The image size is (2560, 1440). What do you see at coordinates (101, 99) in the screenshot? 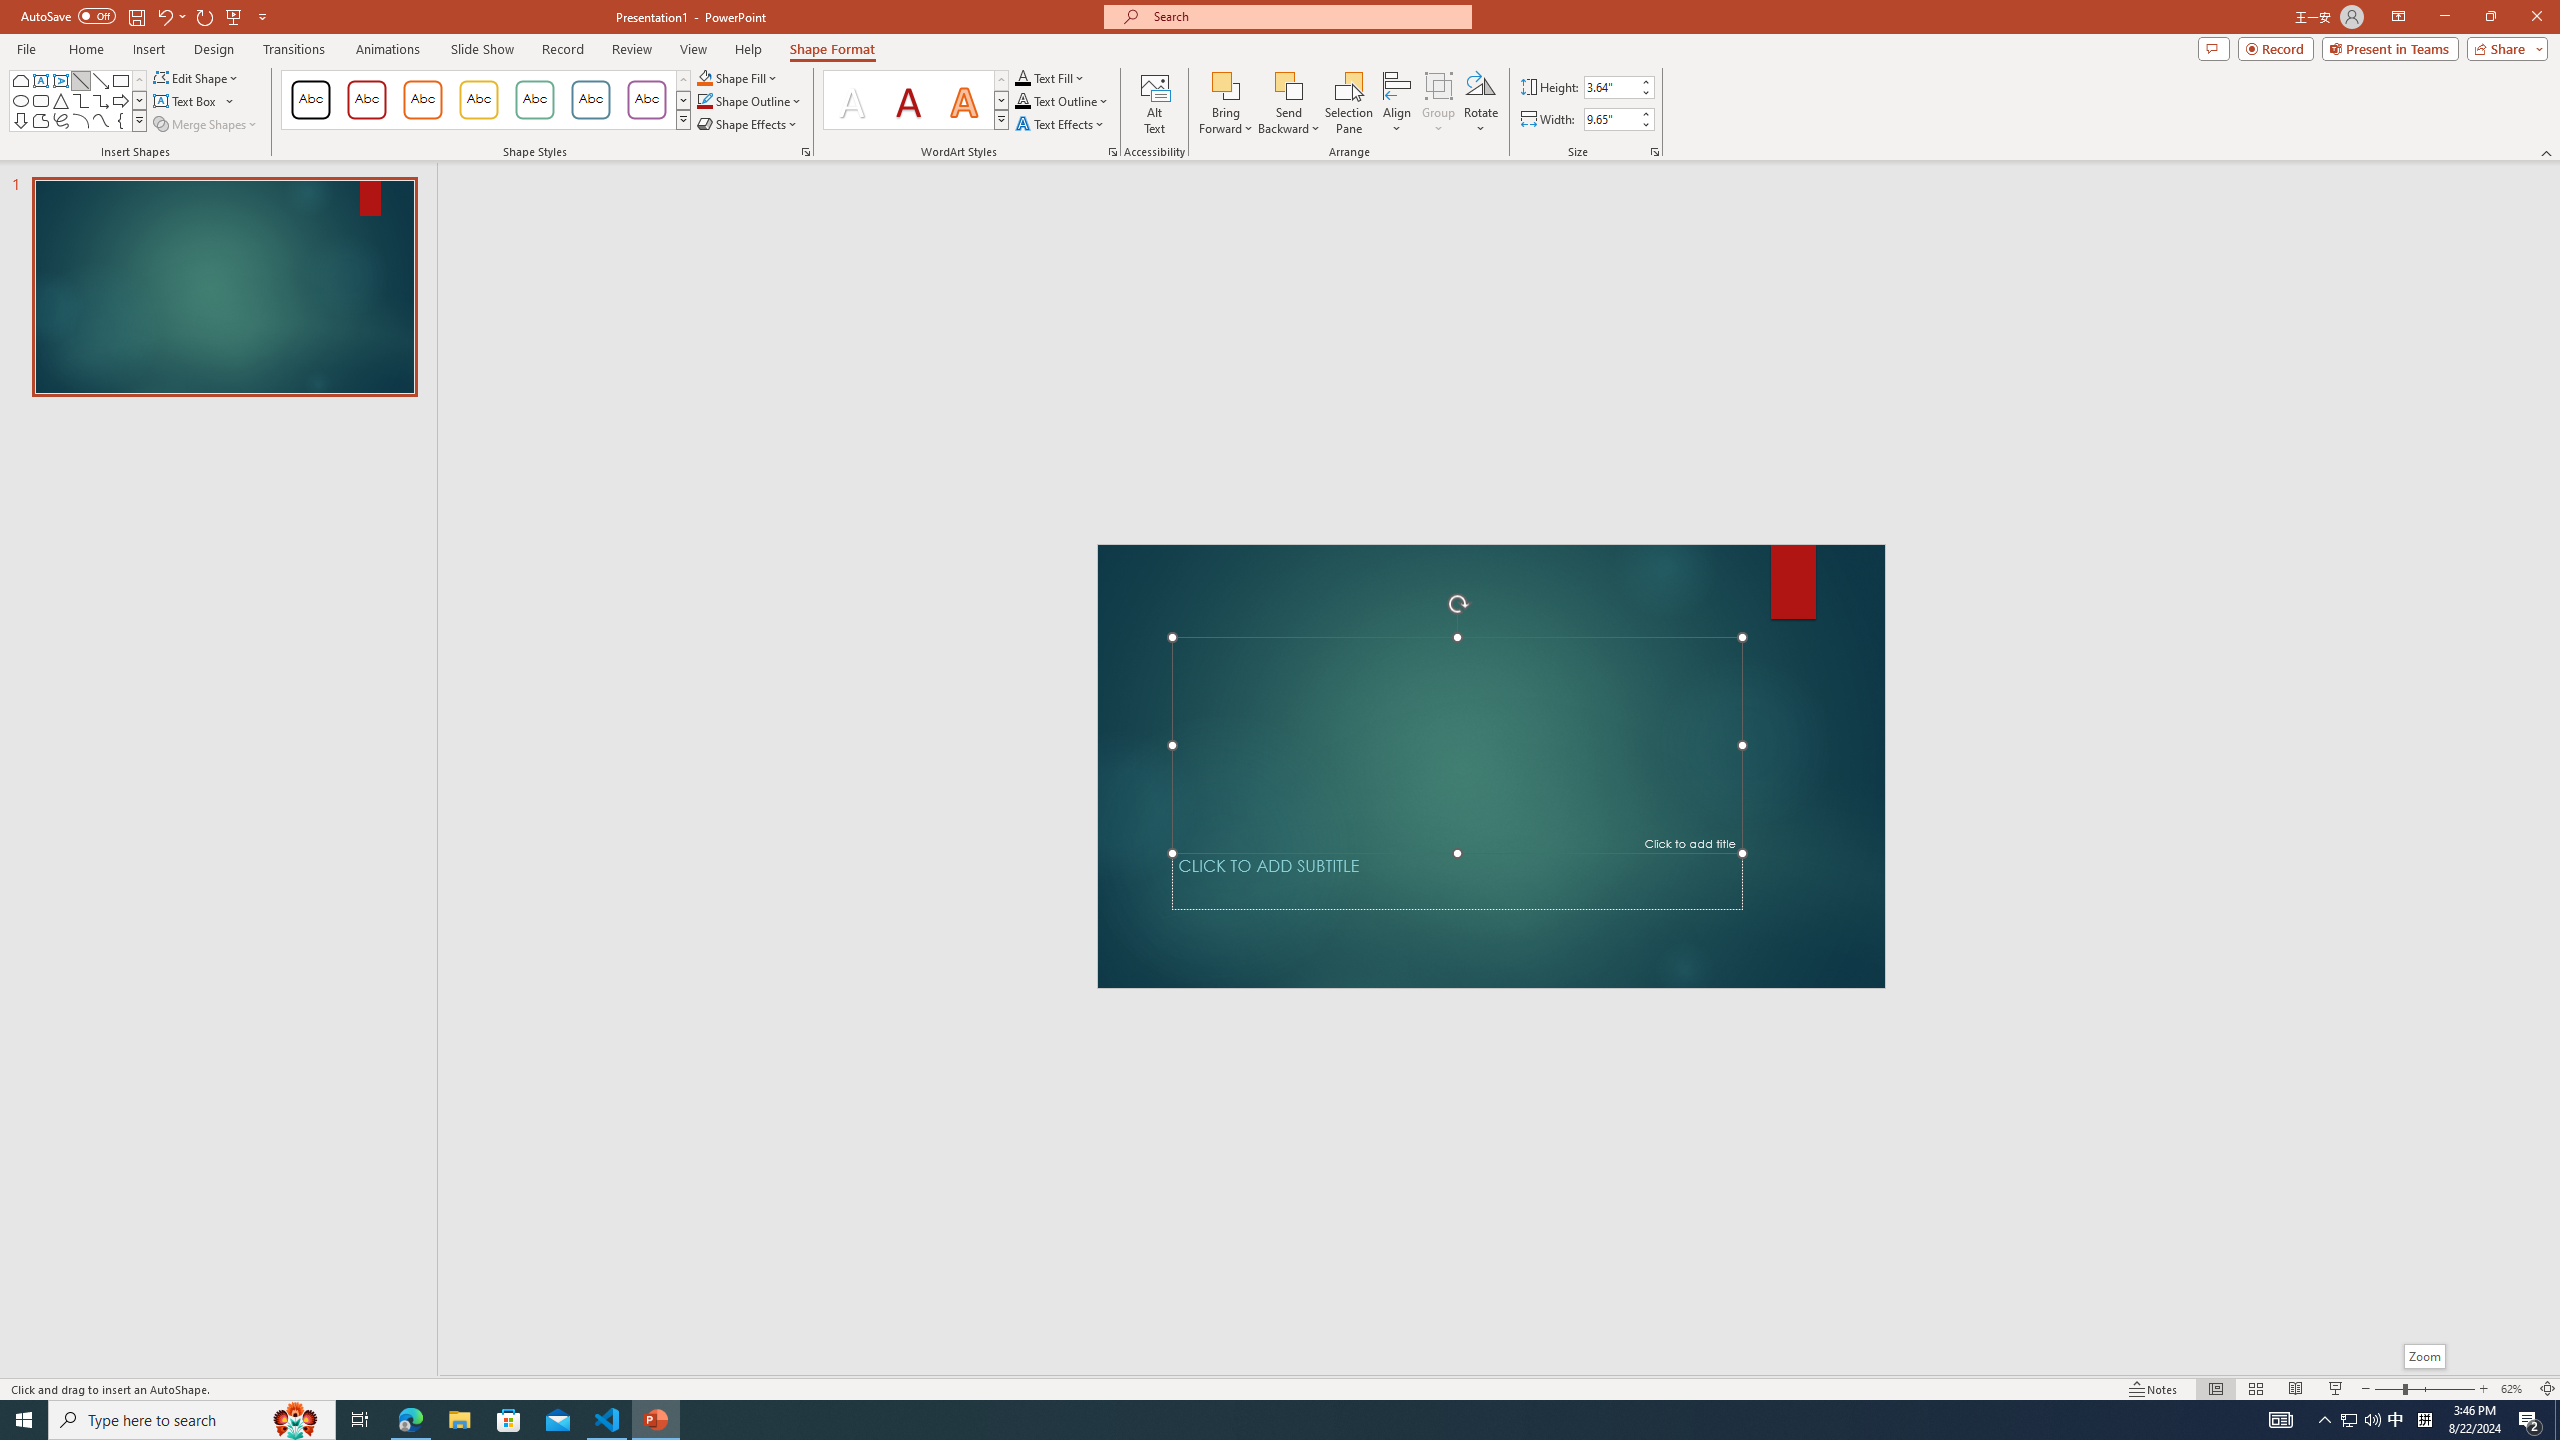
I see `'Connector: Elbow Arrow'` at bounding box center [101, 99].